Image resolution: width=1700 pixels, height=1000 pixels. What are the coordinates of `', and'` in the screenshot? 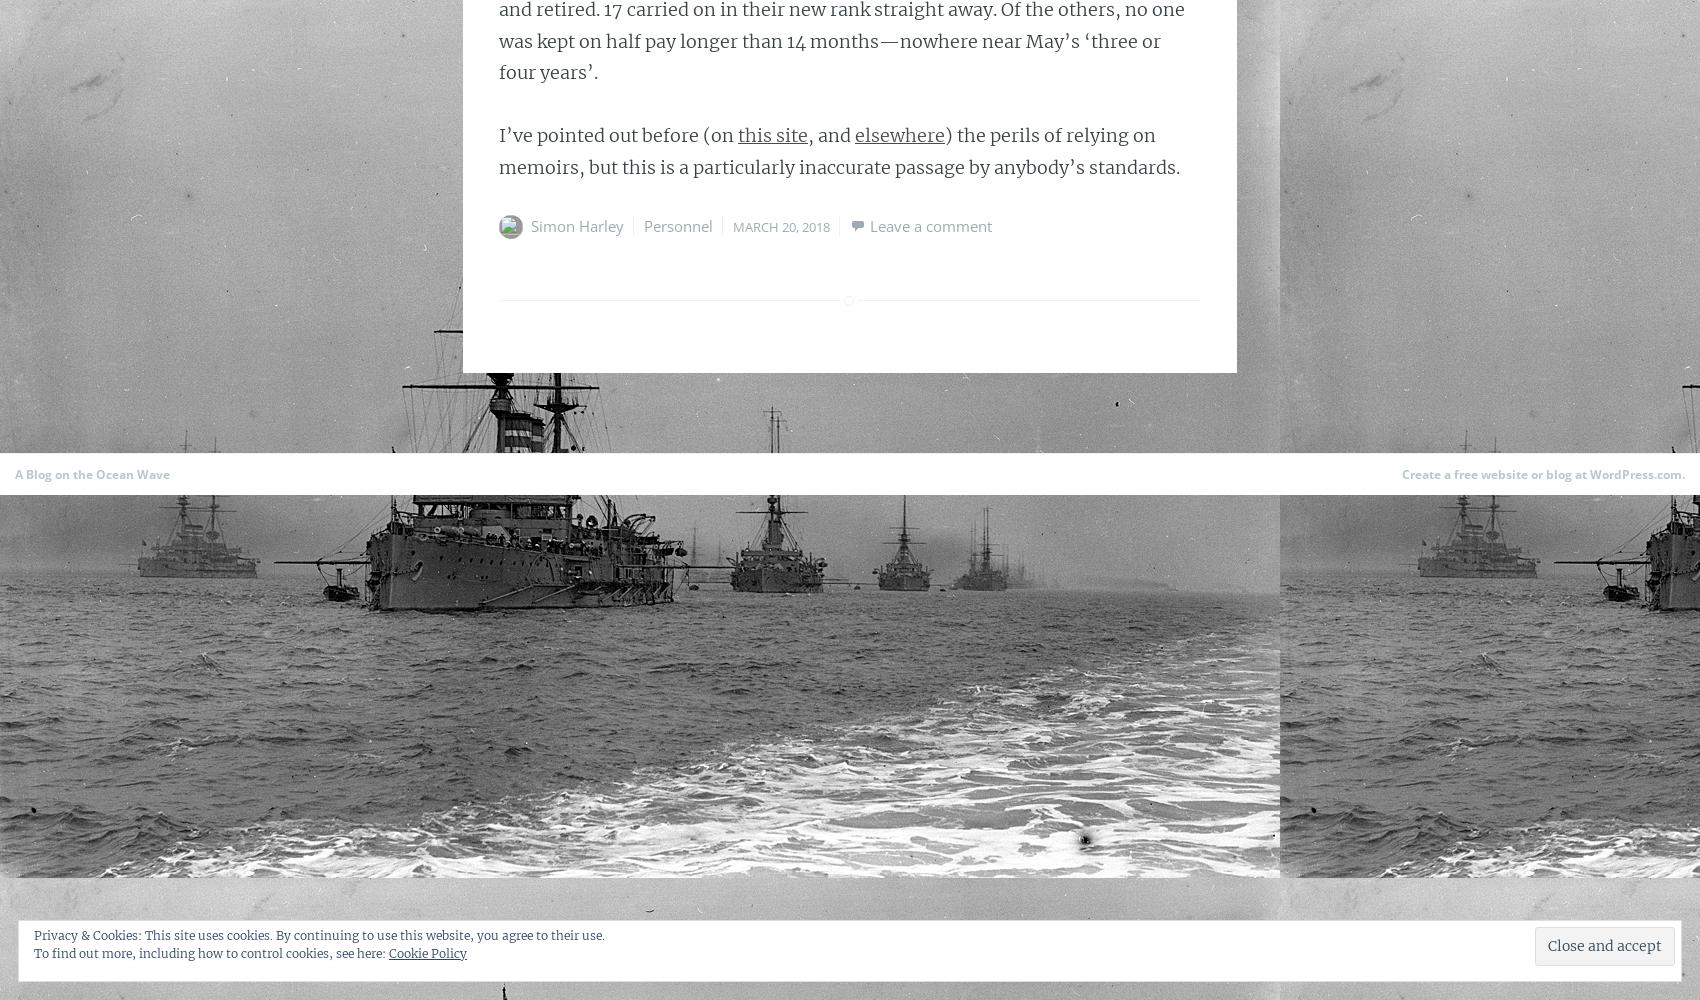 It's located at (830, 135).